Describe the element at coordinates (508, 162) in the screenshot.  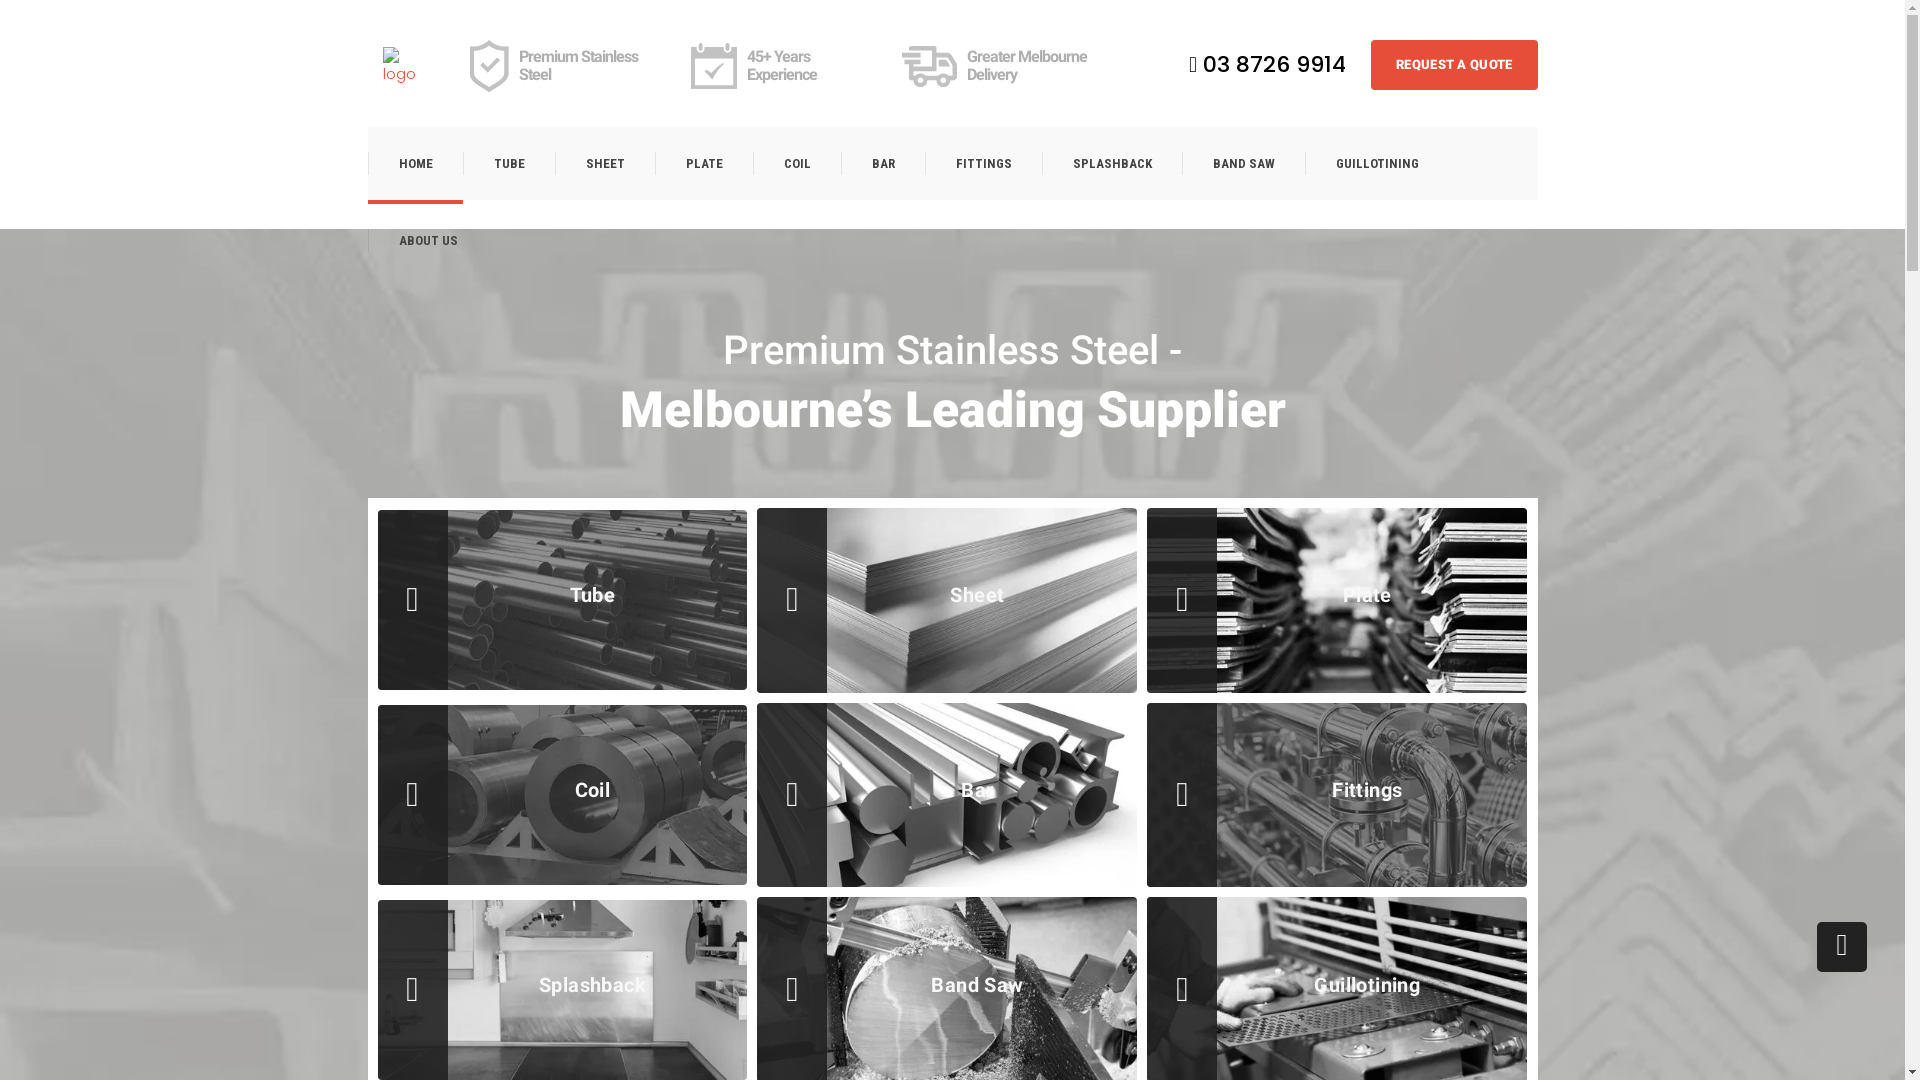
I see `'TUBE'` at that location.